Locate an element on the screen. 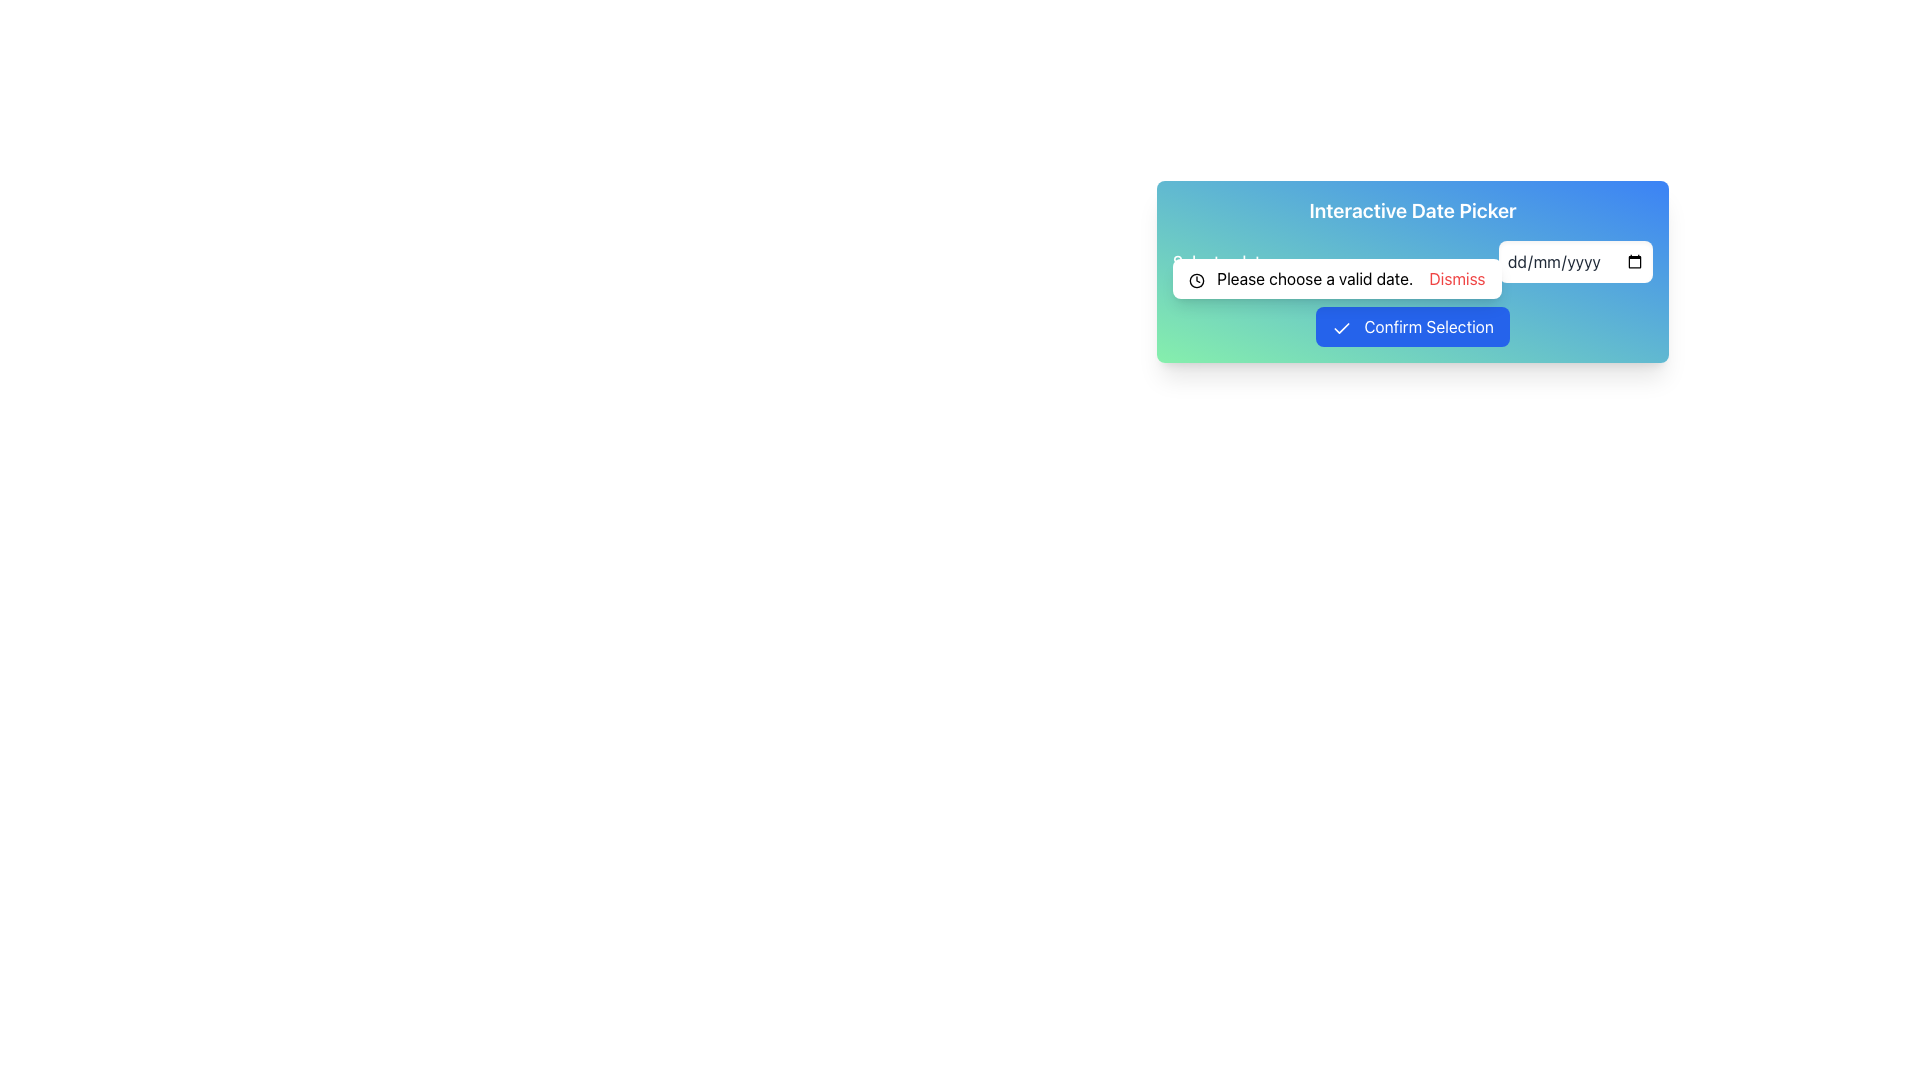 The height and width of the screenshot is (1080, 1920). notification text displayed in the notification bar, which contains the message 'Please choose a valid date.' and a dismiss button is located at coordinates (1337, 278).